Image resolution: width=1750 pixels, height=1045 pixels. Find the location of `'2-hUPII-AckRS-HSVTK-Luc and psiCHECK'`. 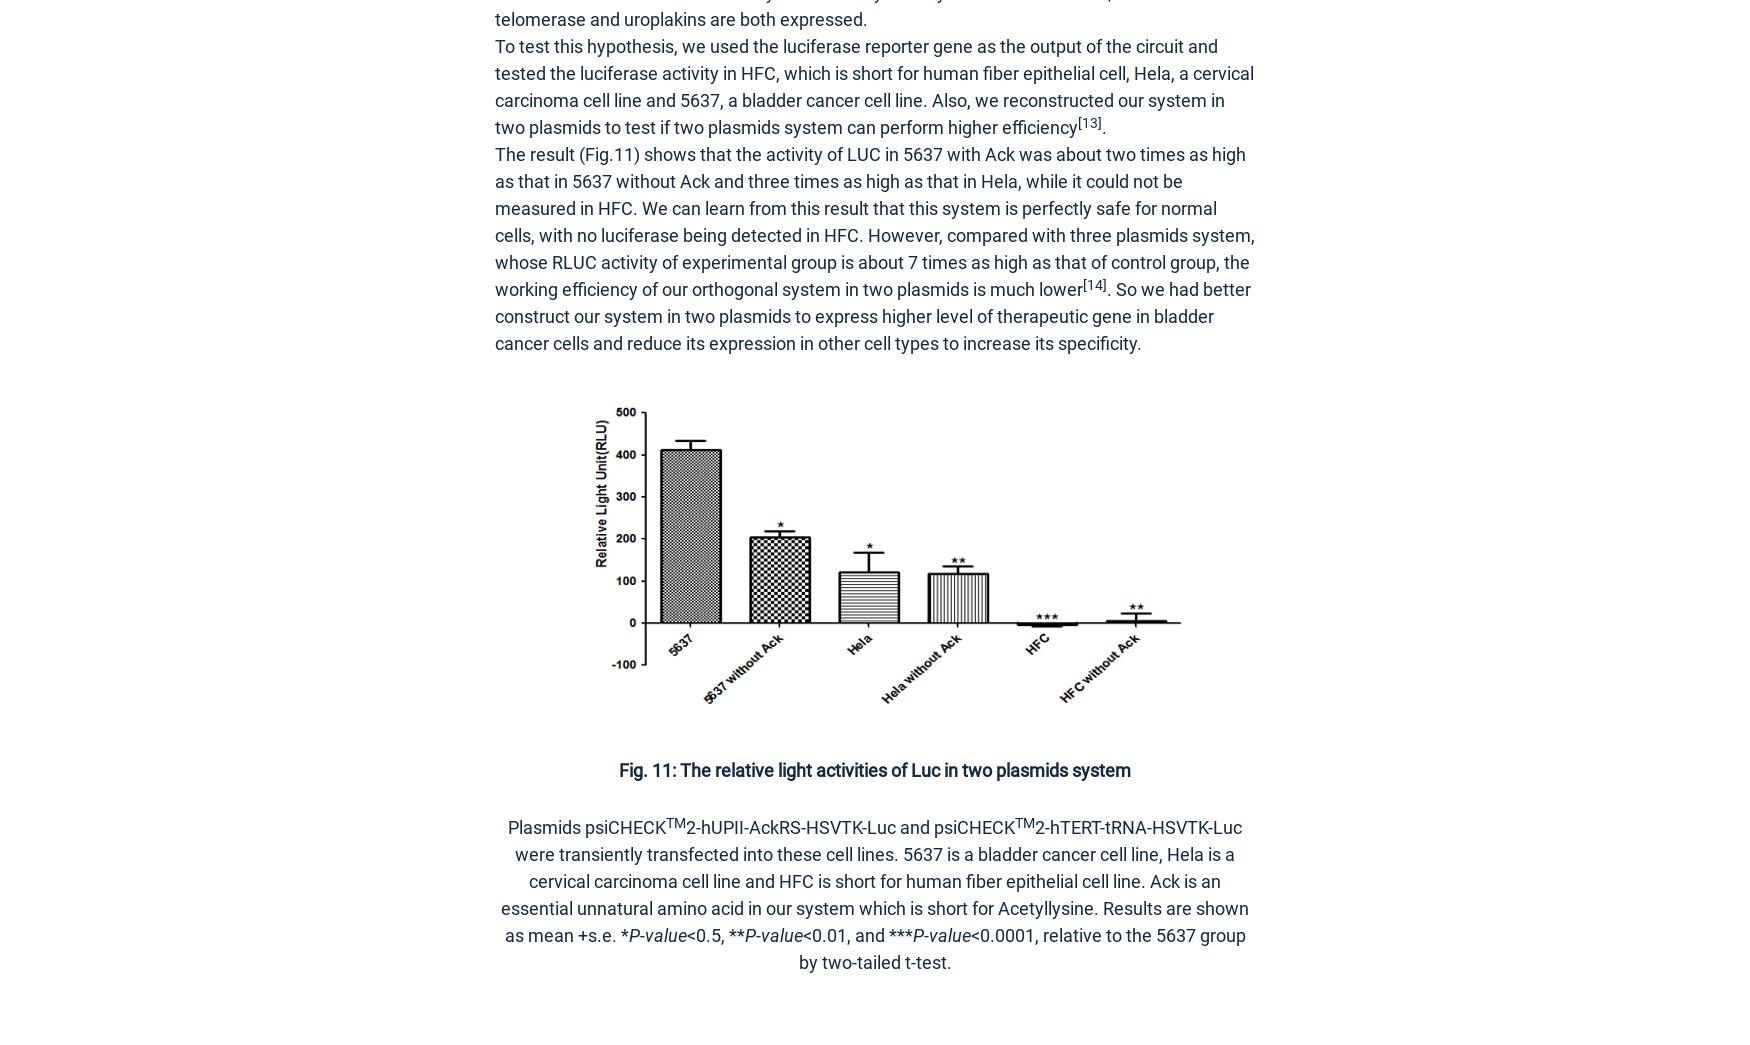

'2-hUPII-AckRS-HSVTK-Luc and psiCHECK' is located at coordinates (850, 826).